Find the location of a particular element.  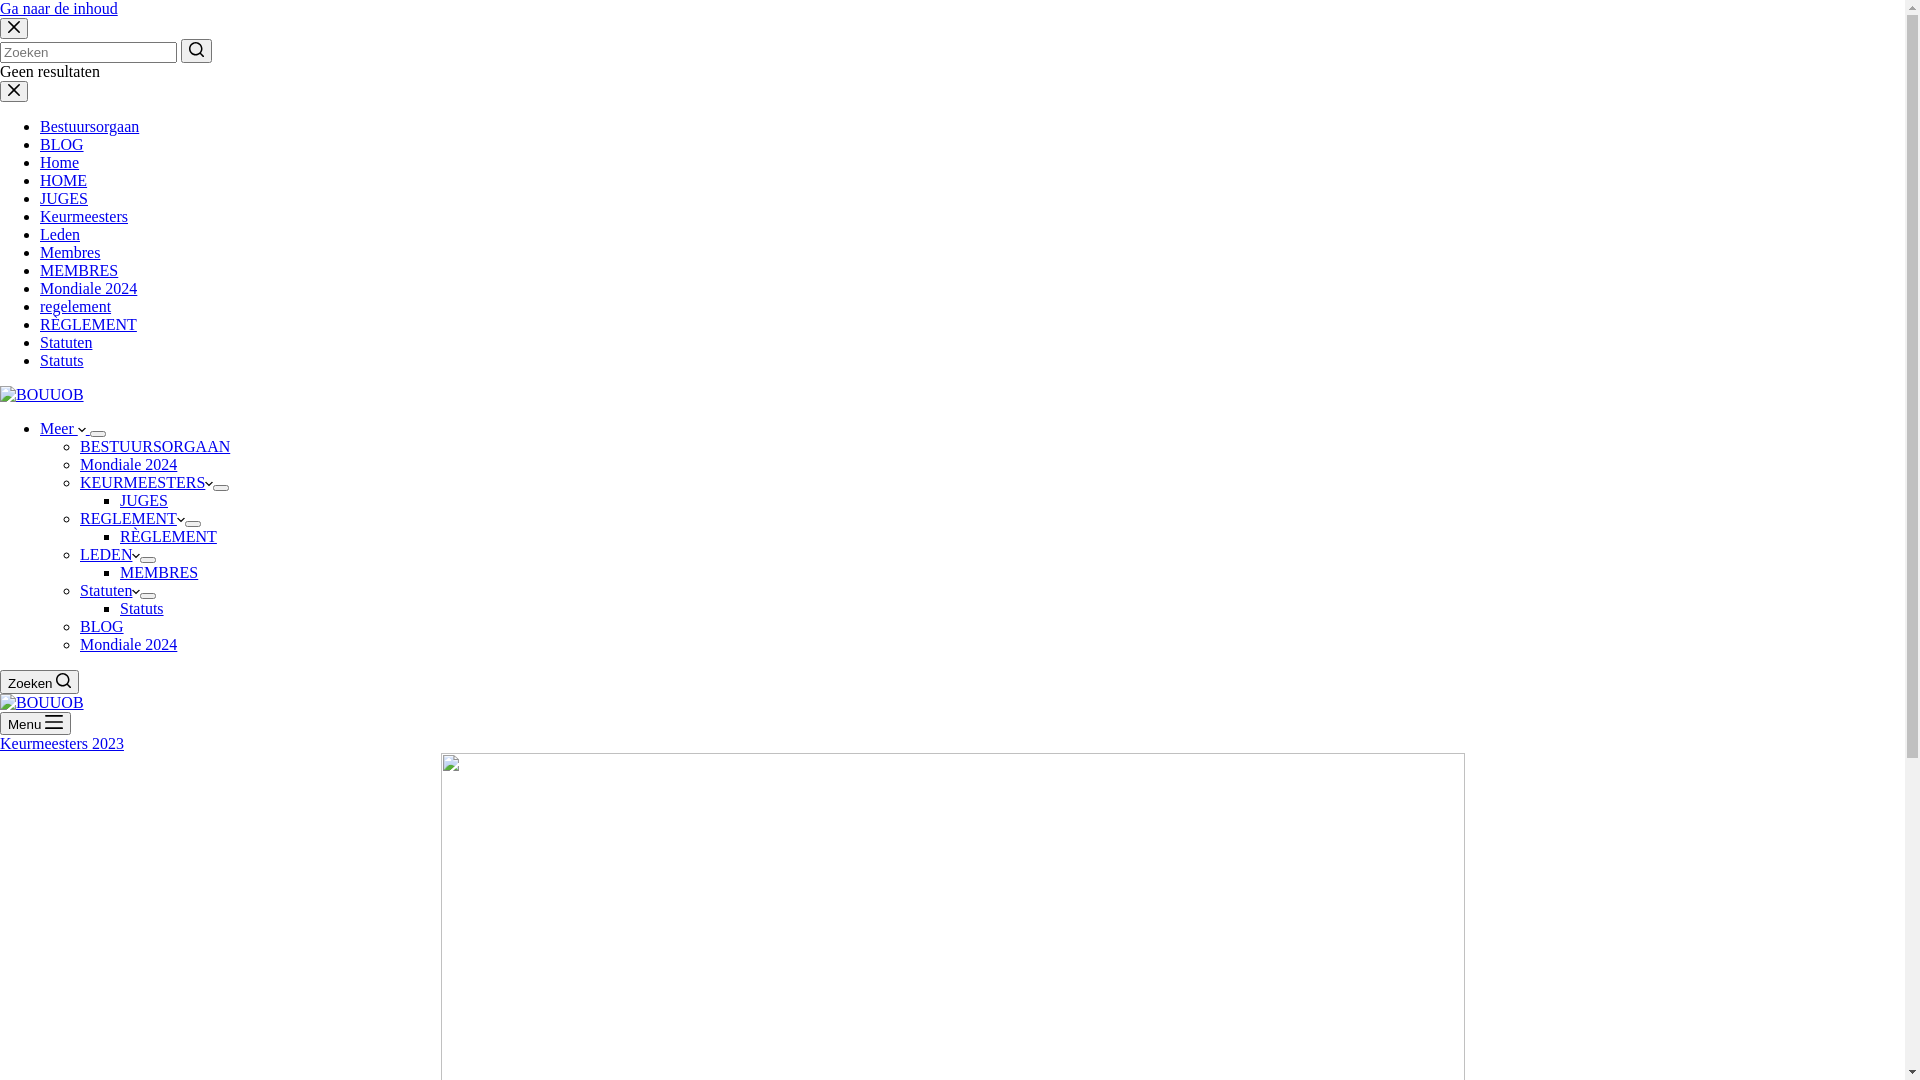

'Keurmeesters 2023' is located at coordinates (62, 743).